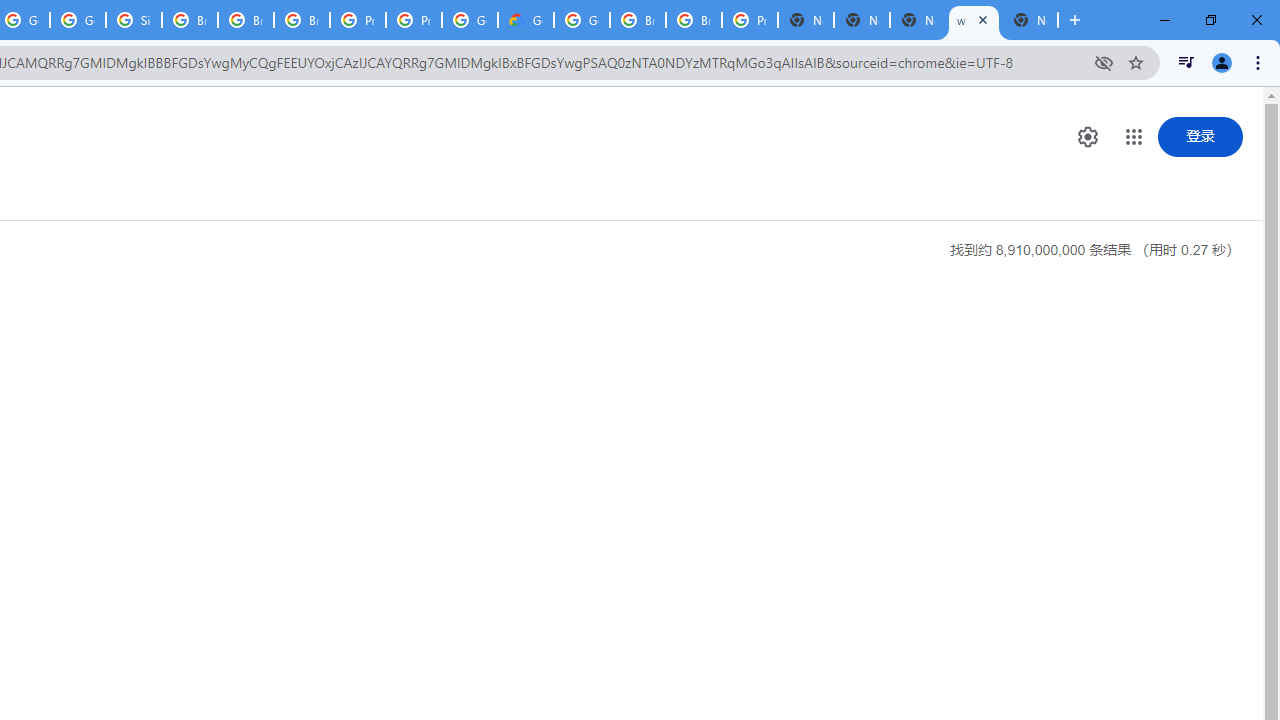  What do you see at coordinates (637, 20) in the screenshot?
I see `'Browse Chrome as a guest - Computer - Google Chrome Help'` at bounding box center [637, 20].